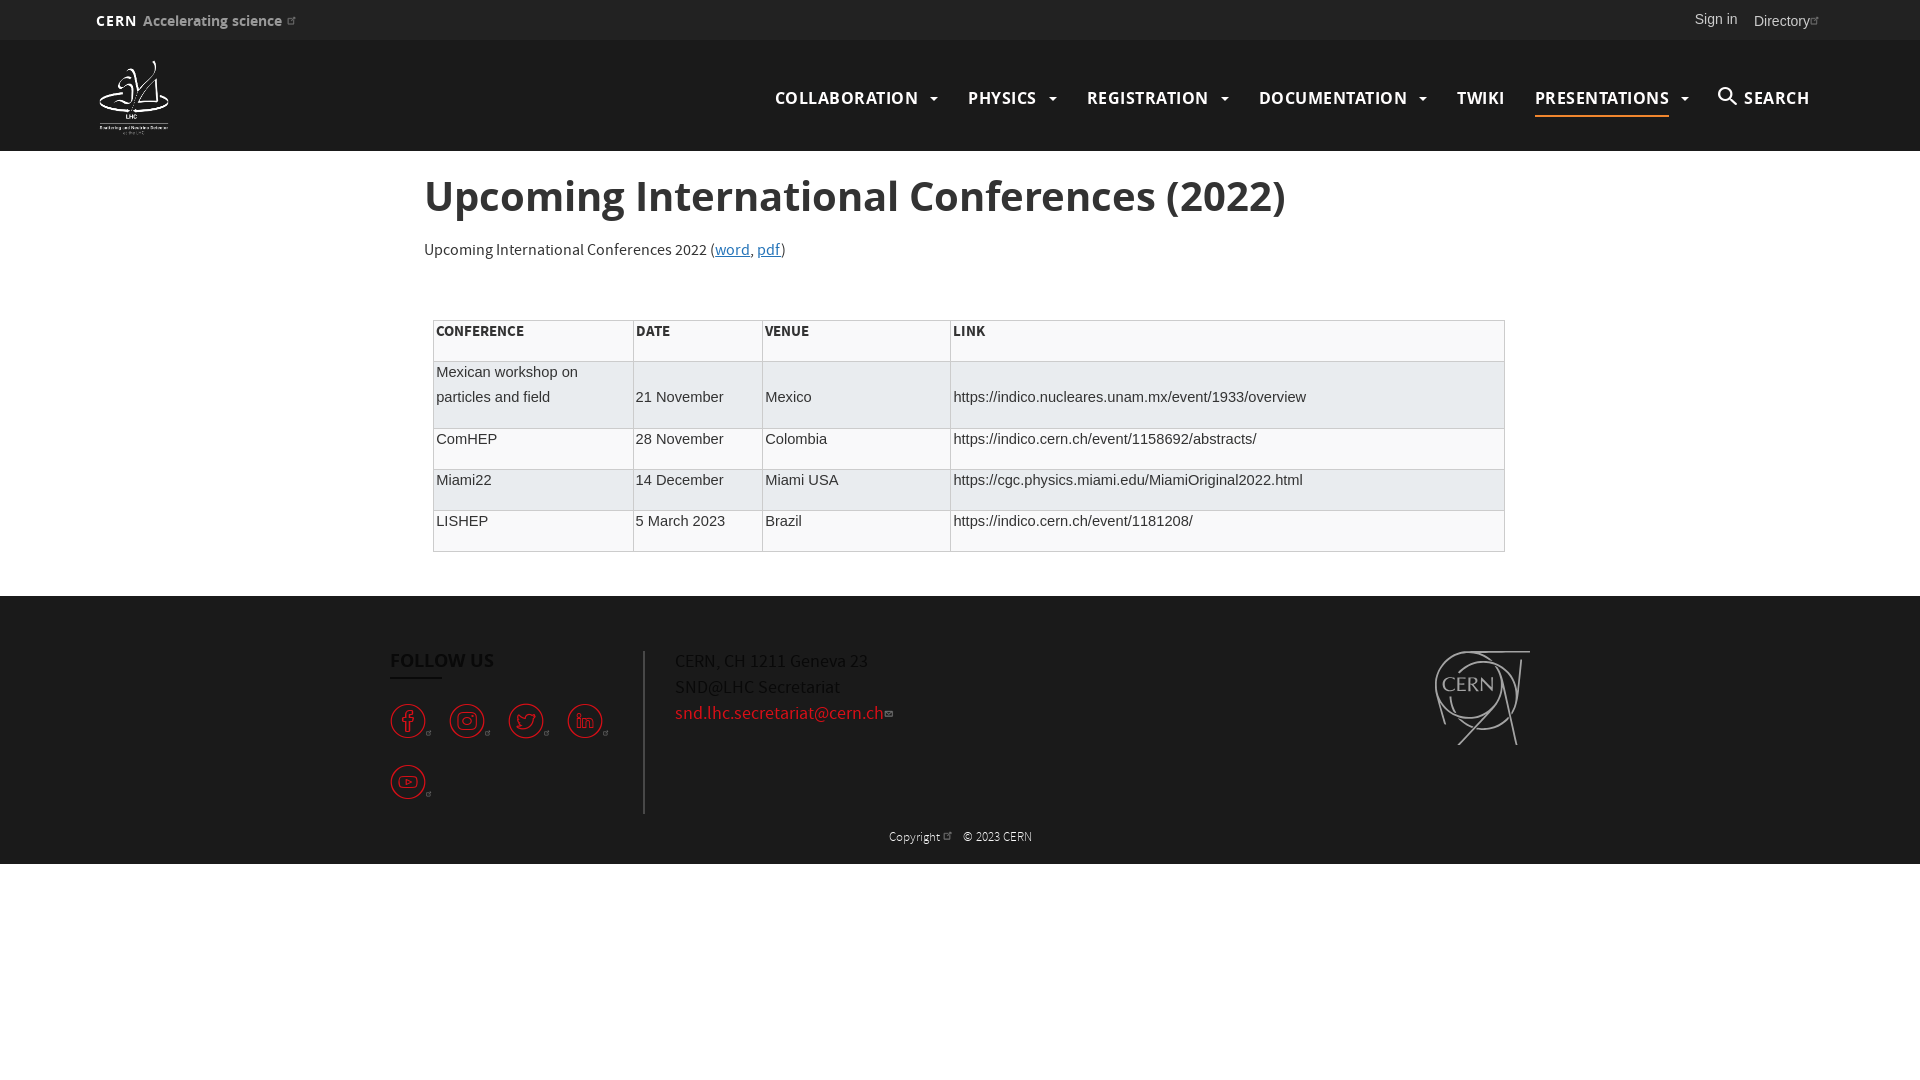 The image size is (1920, 1080). What do you see at coordinates (968, 97) in the screenshot?
I see `'PHYSICS'` at bounding box center [968, 97].